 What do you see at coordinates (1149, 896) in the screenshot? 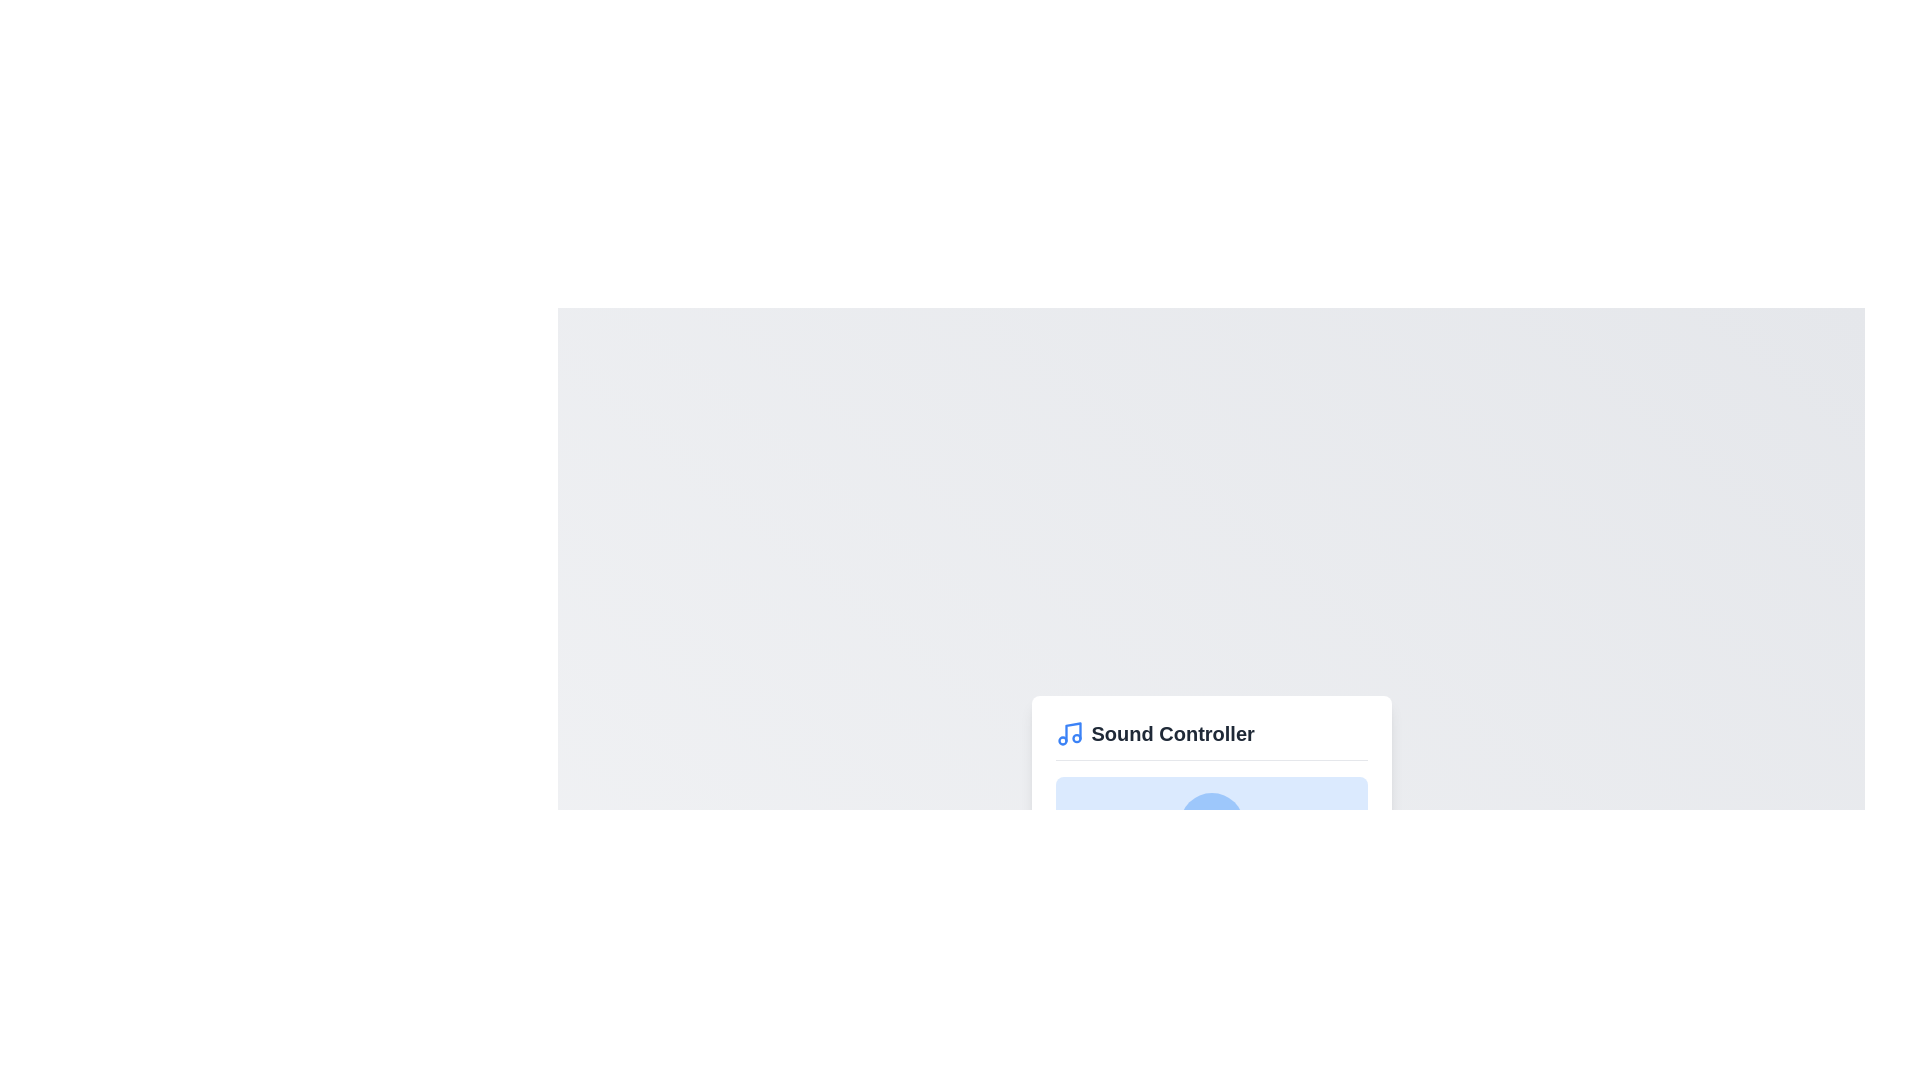
I see `the volume slider to 30% to observe the change in the volume indicator` at bounding box center [1149, 896].